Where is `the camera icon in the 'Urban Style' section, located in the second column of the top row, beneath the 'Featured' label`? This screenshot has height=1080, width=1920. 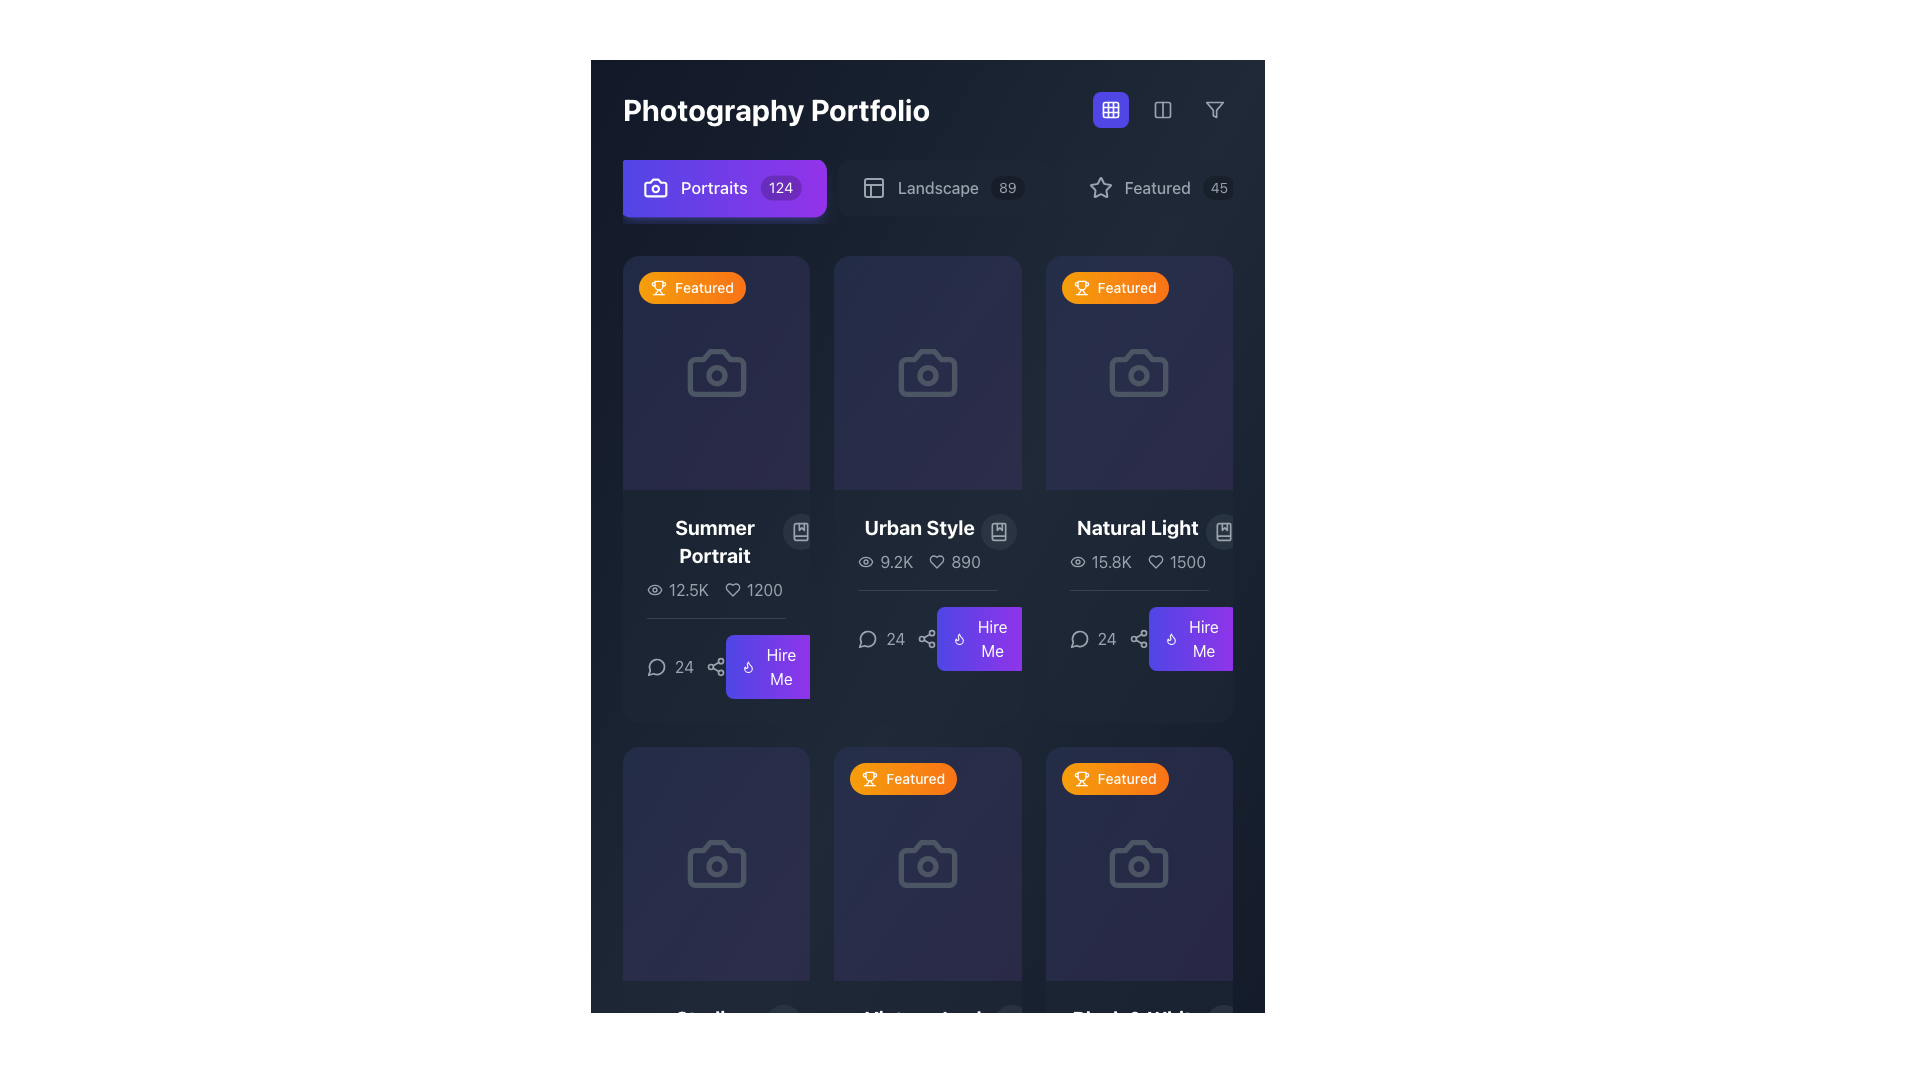
the camera icon in the 'Urban Style' section, located in the second column of the top row, beneath the 'Featured' label is located at coordinates (926, 373).